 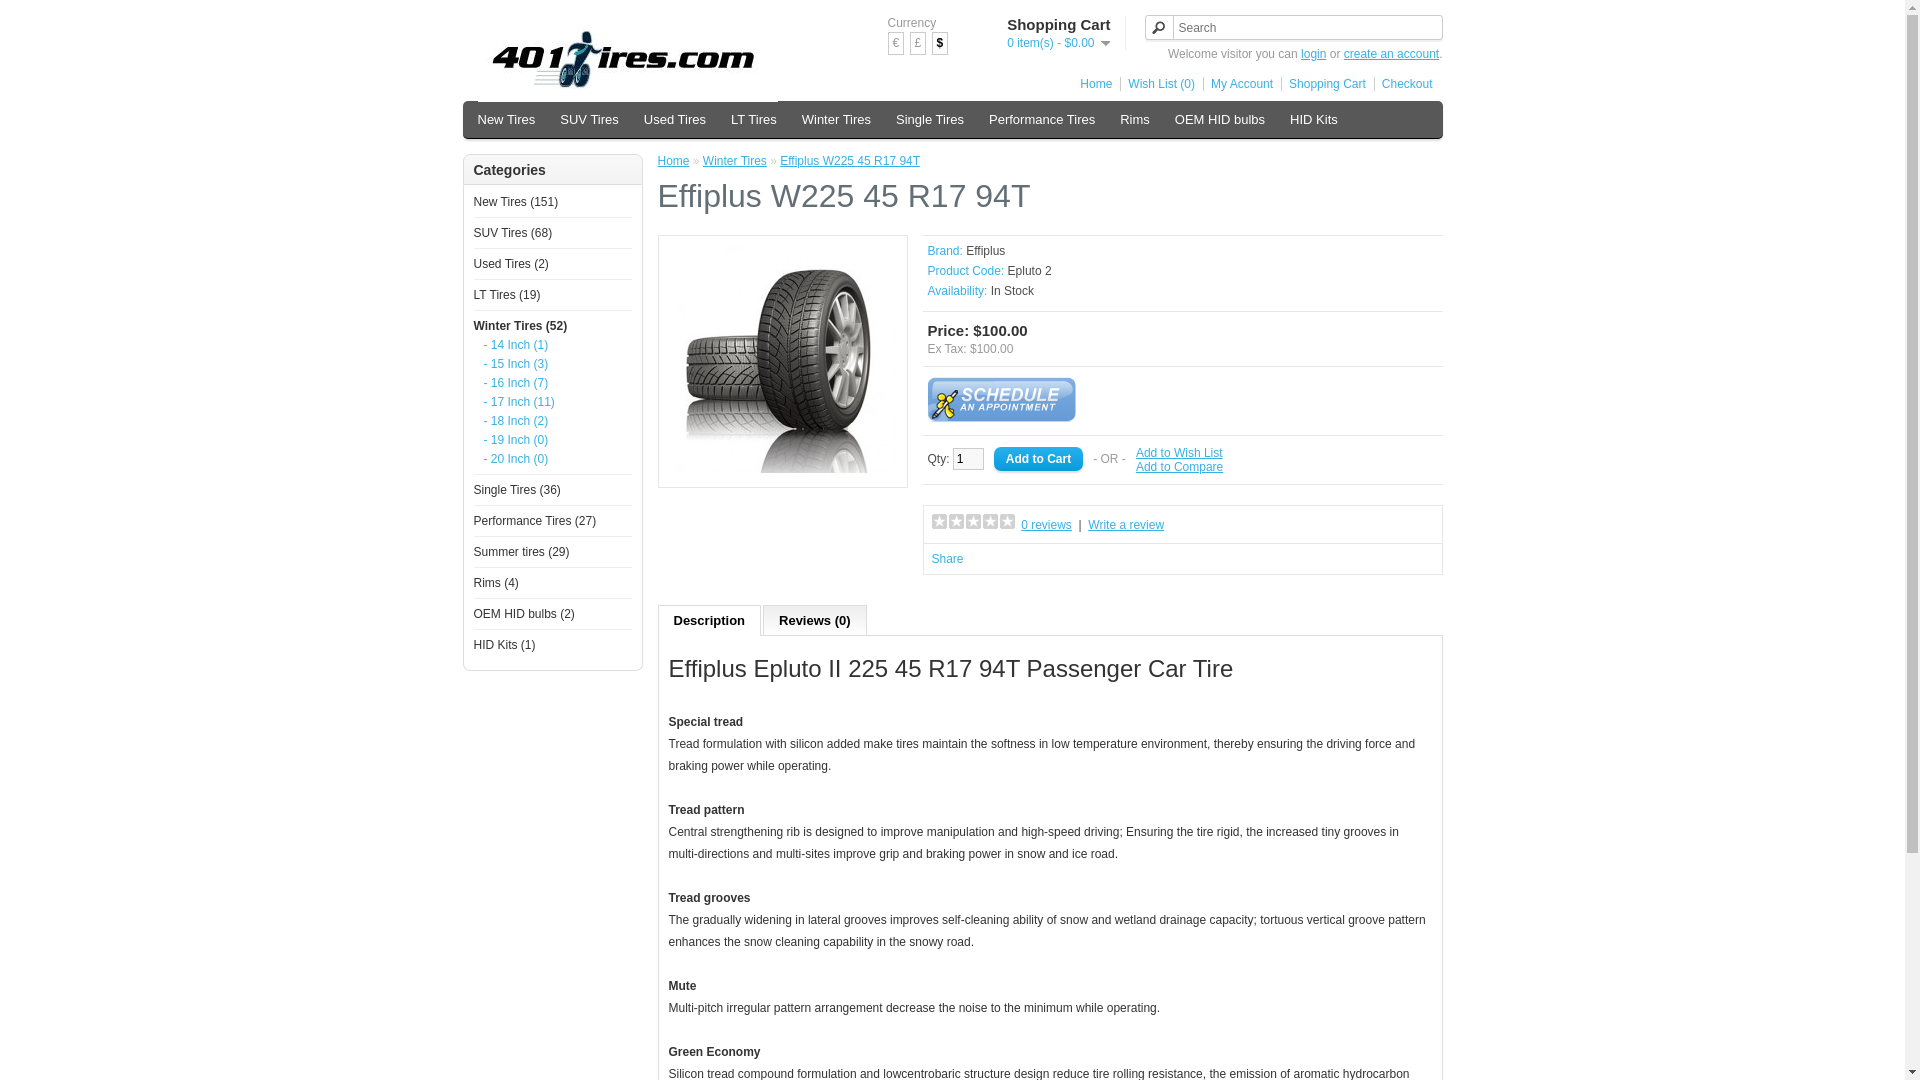 I want to click on 'SUV Tires (68)', so click(x=513, y=231).